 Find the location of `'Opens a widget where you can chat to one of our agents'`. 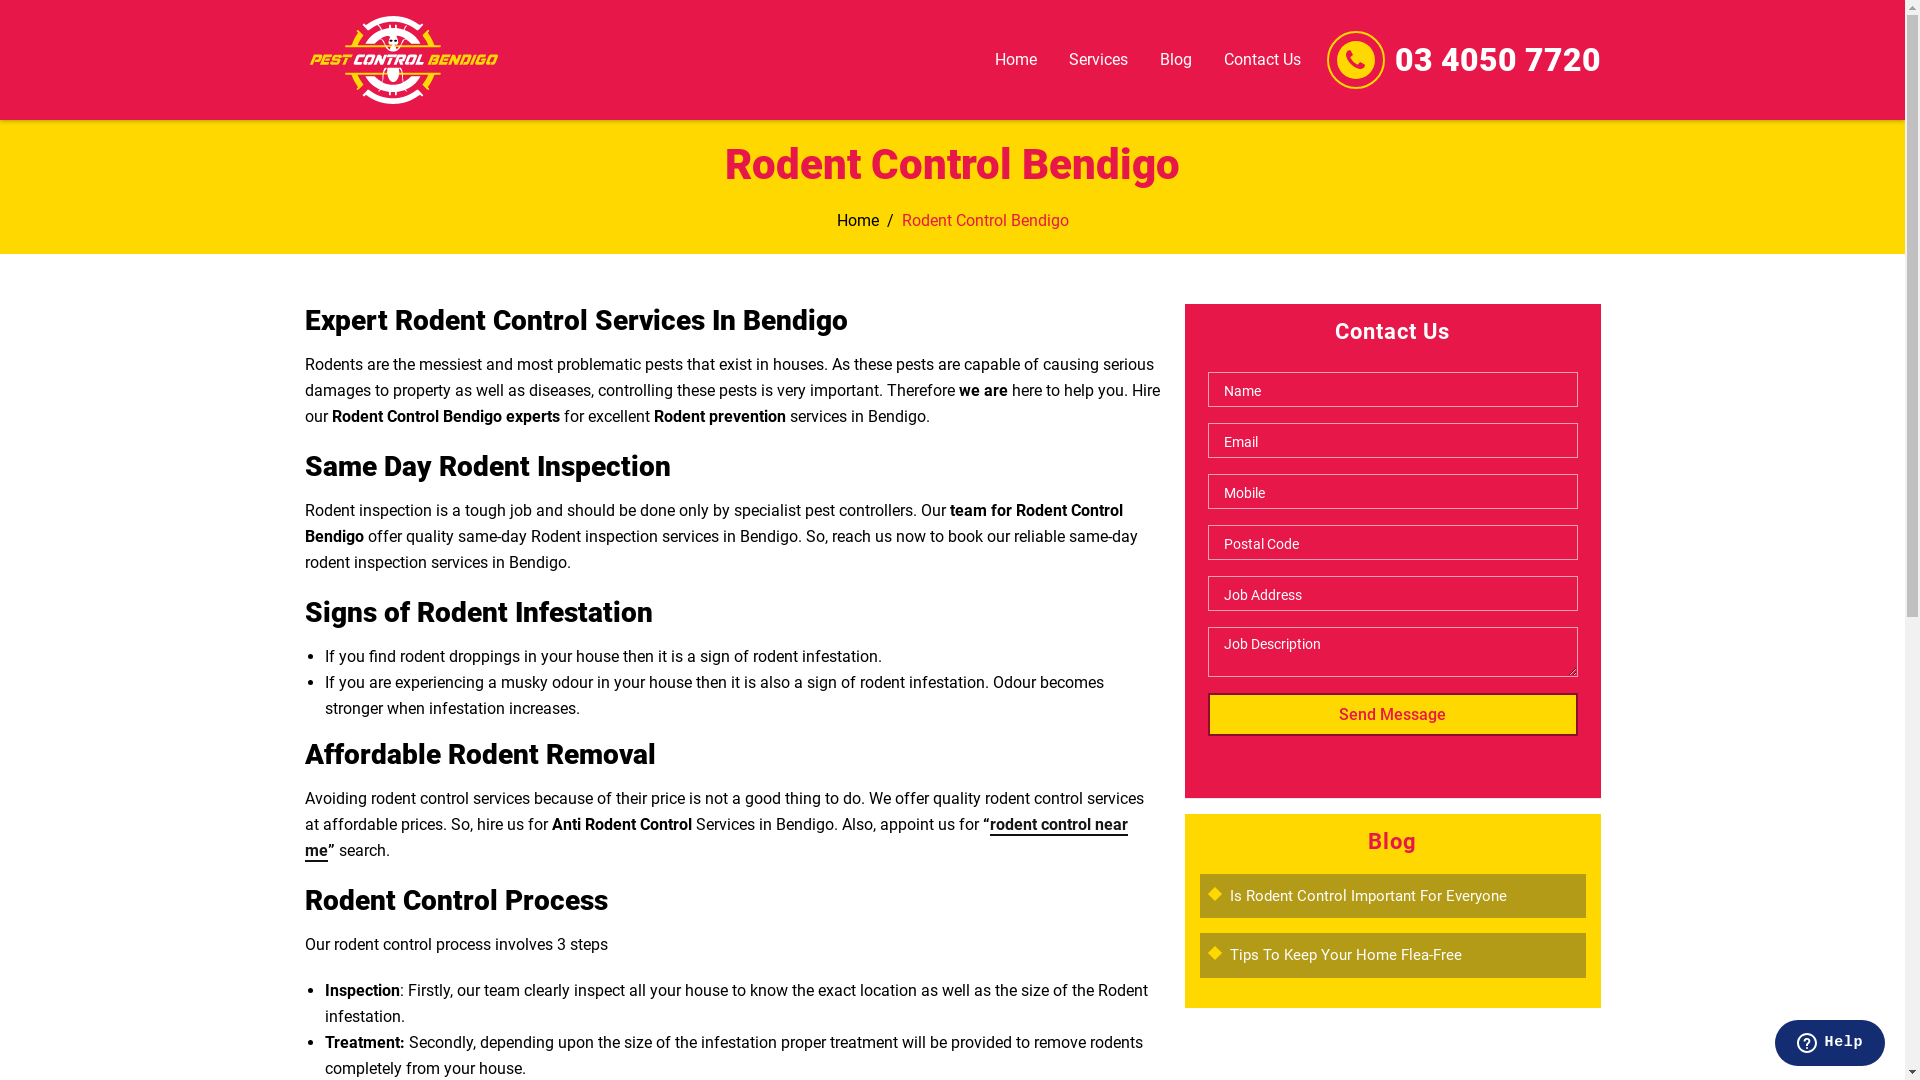

'Opens a widget where you can chat to one of our agents' is located at coordinates (1829, 1044).